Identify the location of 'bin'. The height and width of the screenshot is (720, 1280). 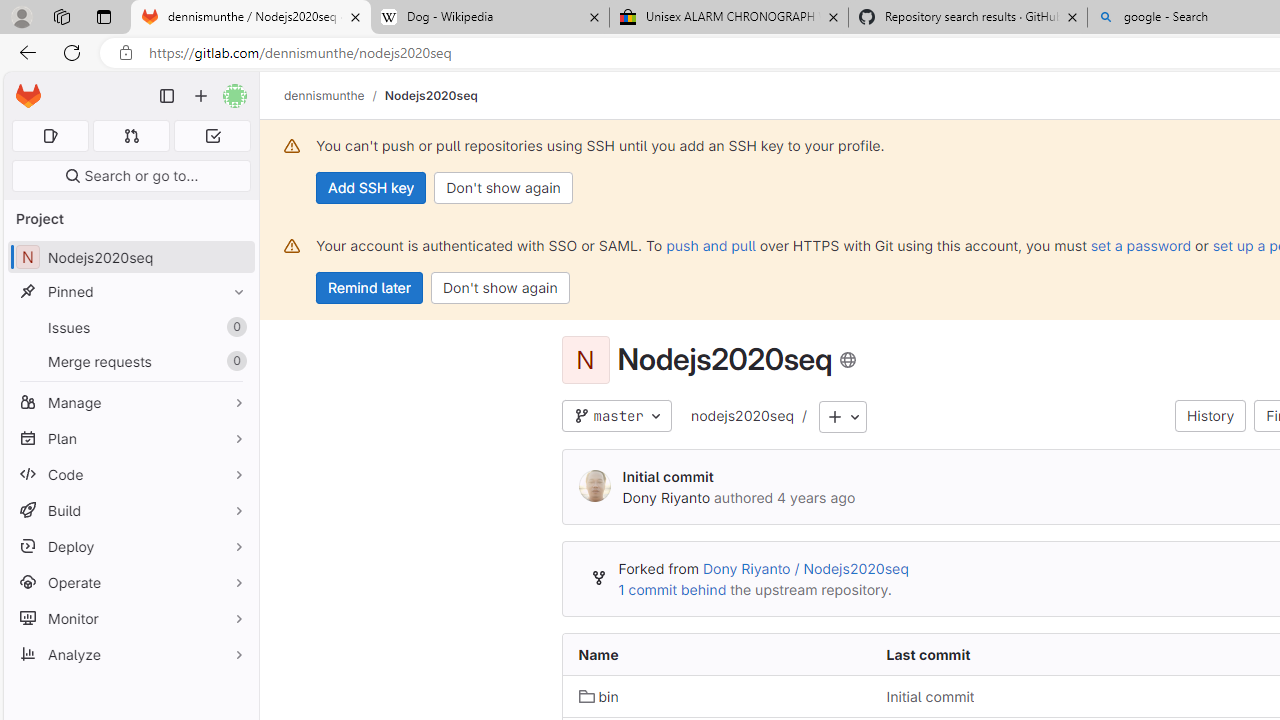
(598, 695).